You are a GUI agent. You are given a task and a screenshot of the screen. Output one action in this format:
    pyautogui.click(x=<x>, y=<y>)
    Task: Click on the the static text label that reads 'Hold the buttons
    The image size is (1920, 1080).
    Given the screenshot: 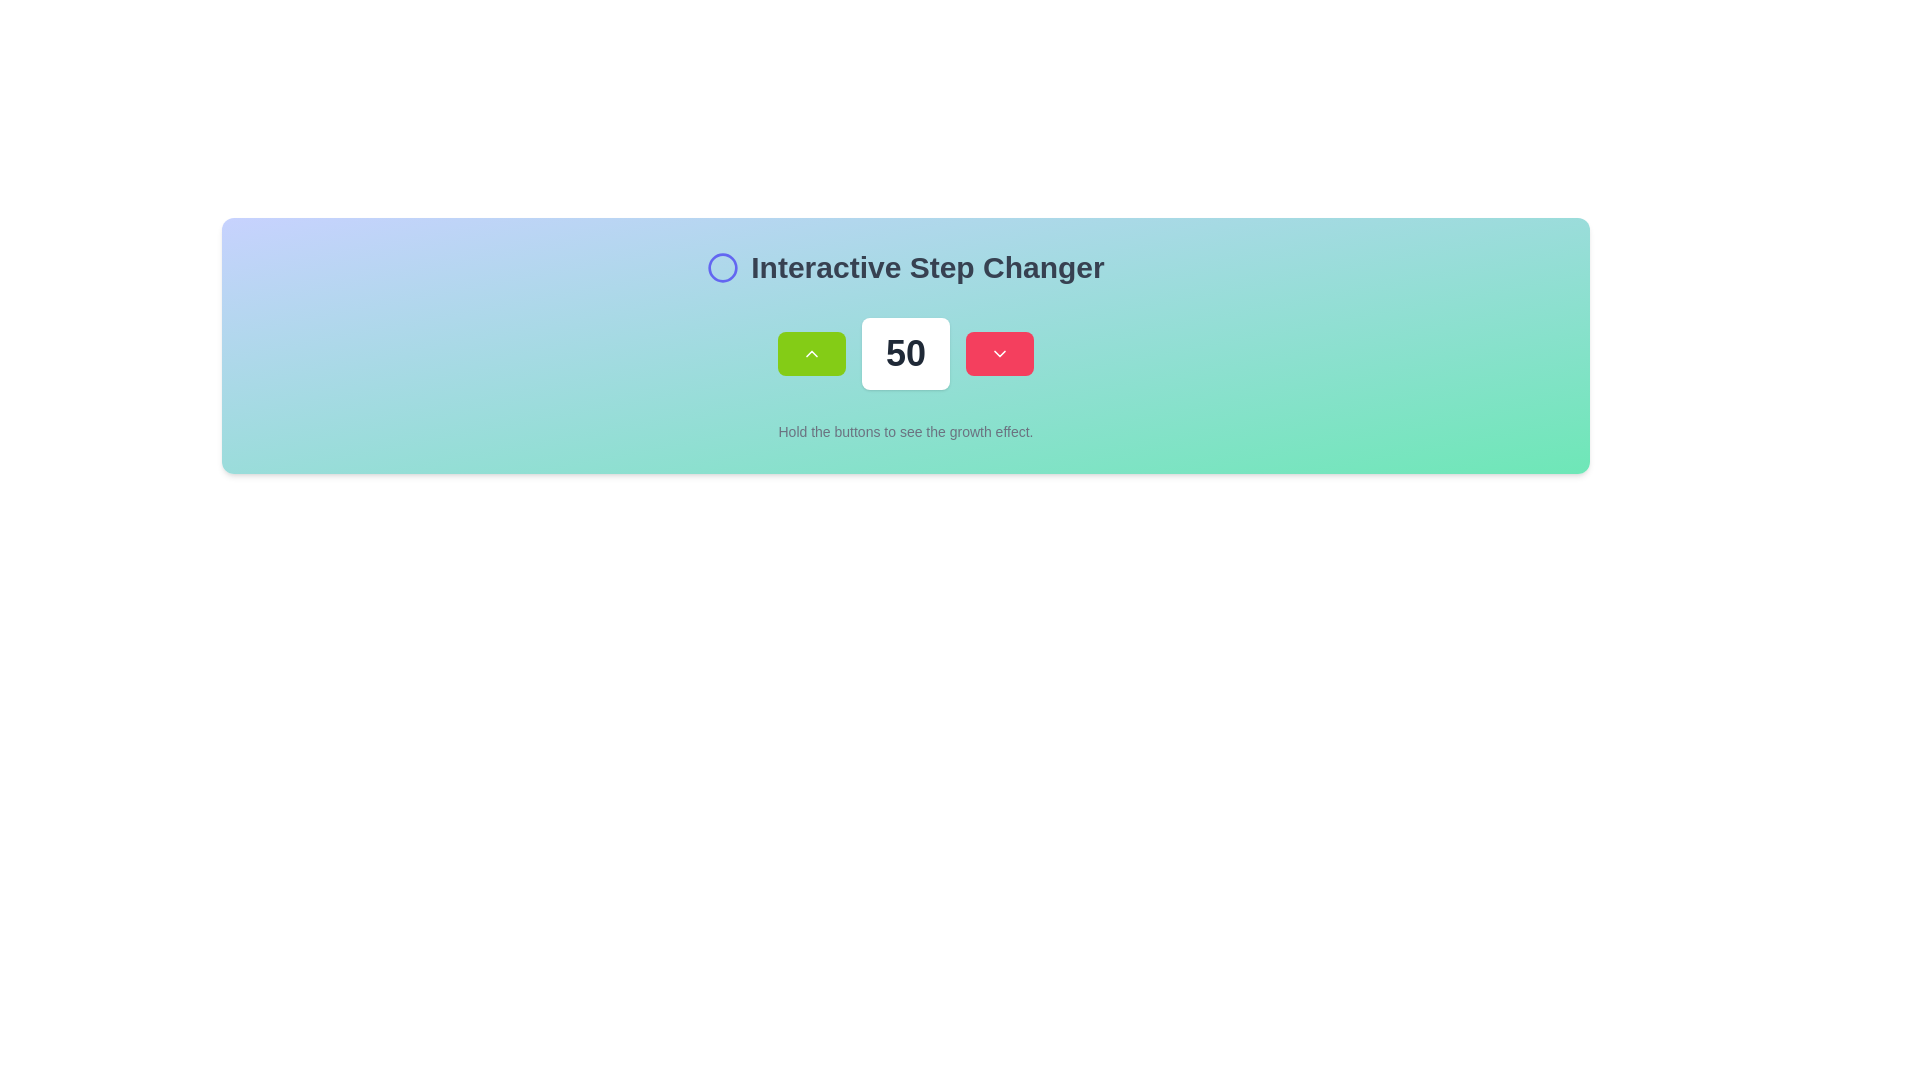 What is the action you would take?
    pyautogui.click(x=905, y=431)
    